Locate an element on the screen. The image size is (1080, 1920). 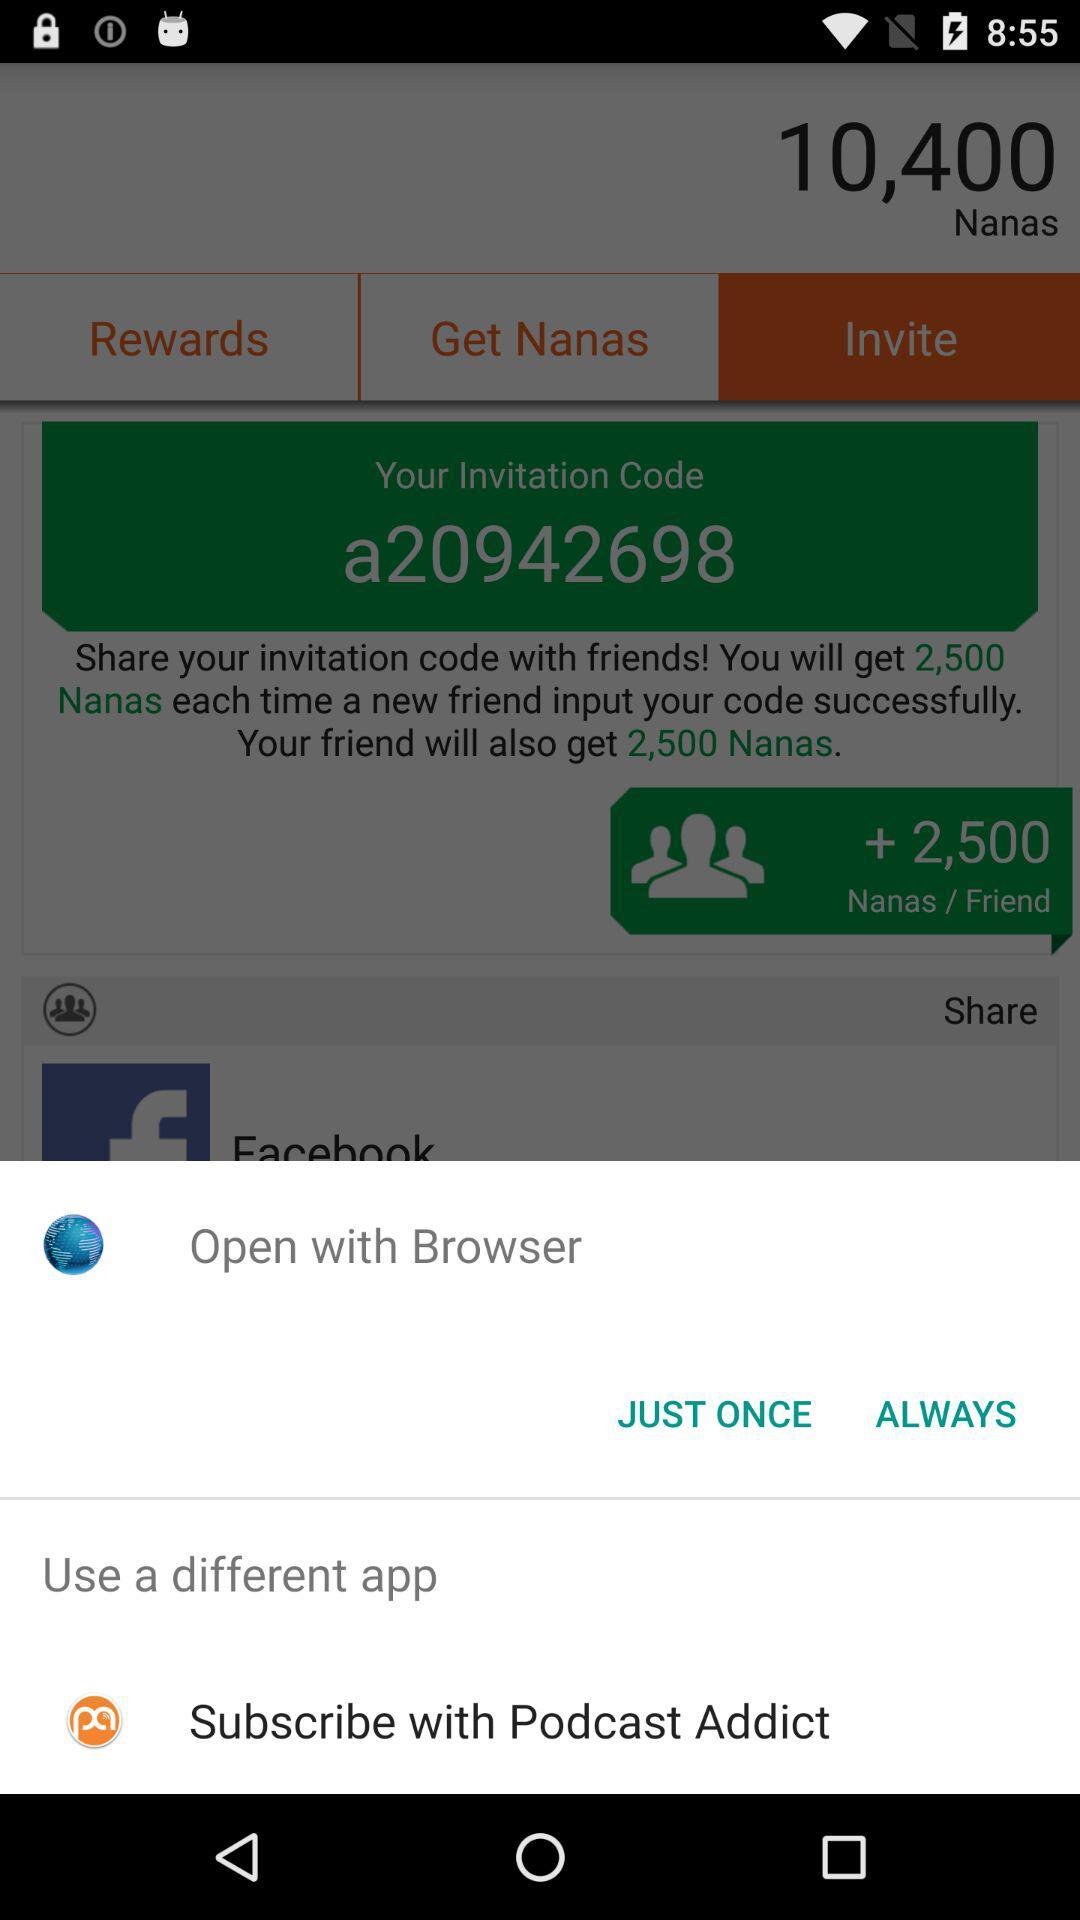
the always icon is located at coordinates (945, 1411).